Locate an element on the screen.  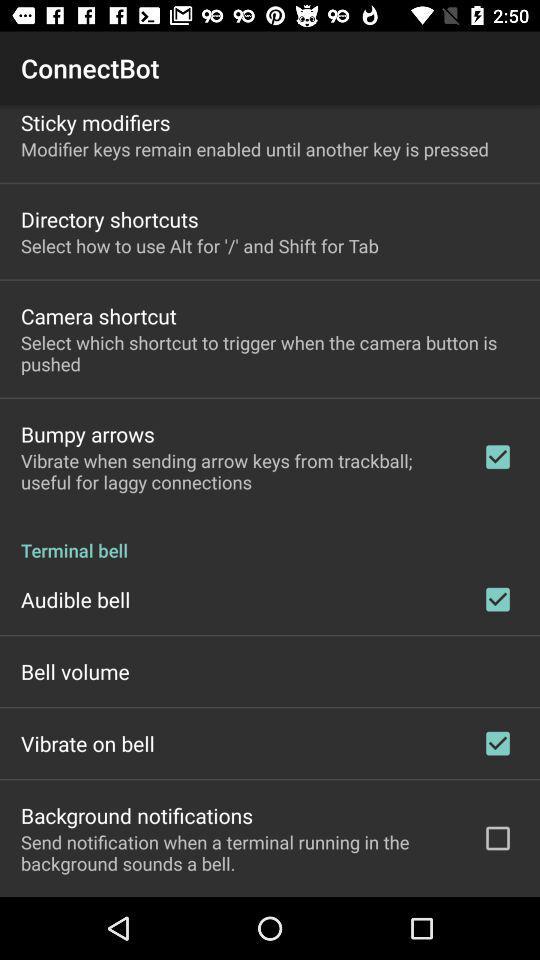
item above the select how to is located at coordinates (109, 219).